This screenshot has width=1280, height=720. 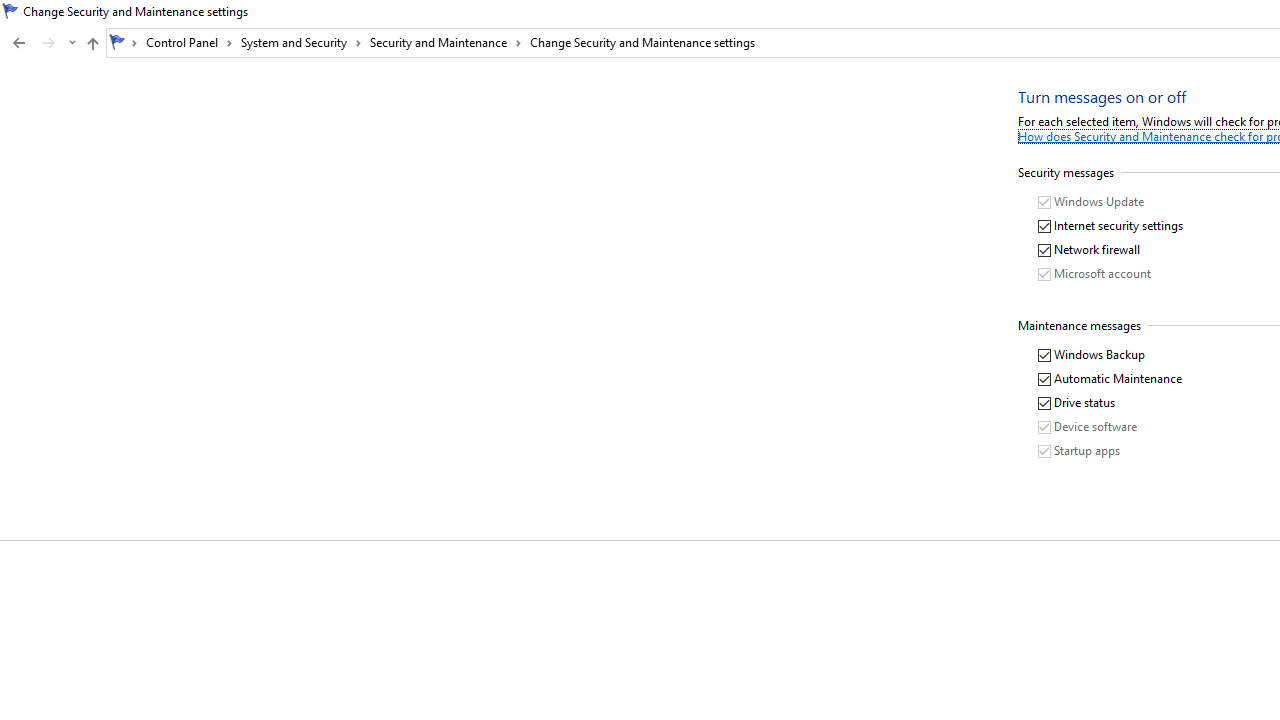 What do you see at coordinates (1110, 225) in the screenshot?
I see `'Internet security settings'` at bounding box center [1110, 225].